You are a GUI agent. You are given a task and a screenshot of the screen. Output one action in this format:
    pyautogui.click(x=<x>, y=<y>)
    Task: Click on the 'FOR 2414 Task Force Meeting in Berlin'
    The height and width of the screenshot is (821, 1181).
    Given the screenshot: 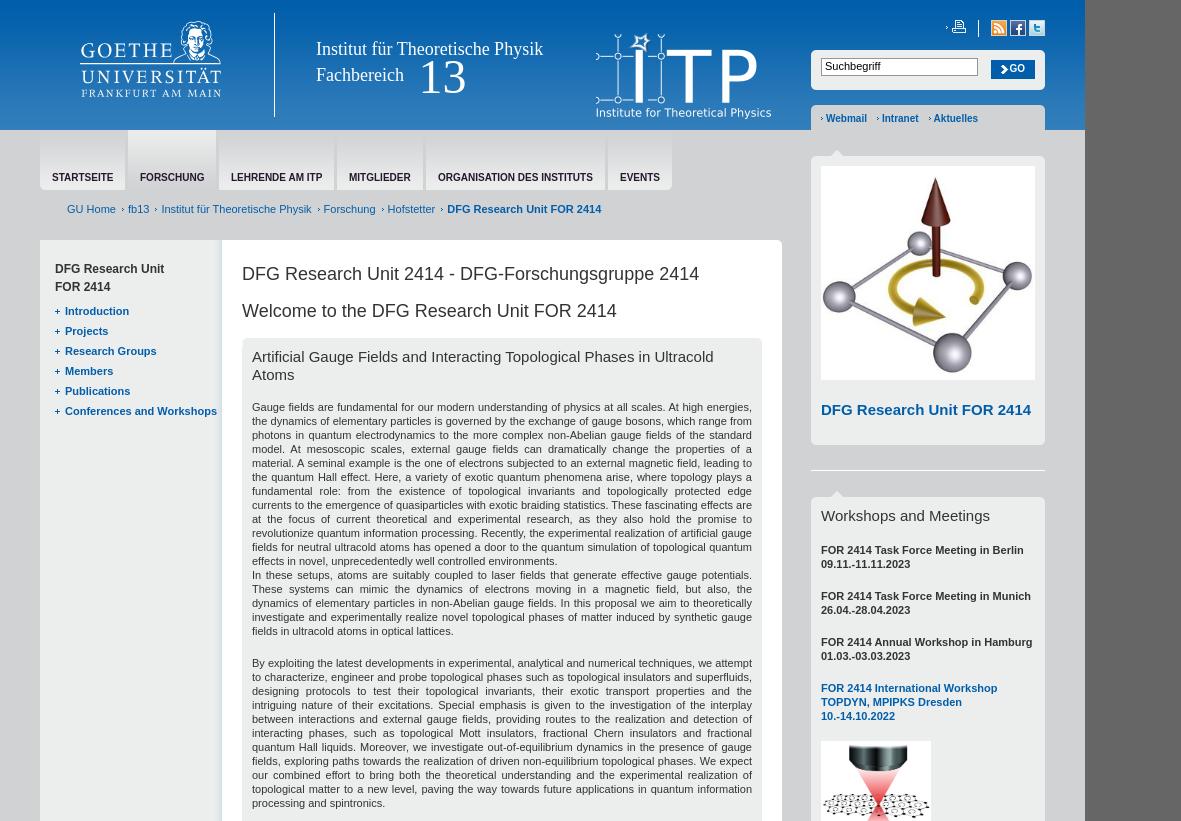 What is the action you would take?
    pyautogui.click(x=922, y=548)
    